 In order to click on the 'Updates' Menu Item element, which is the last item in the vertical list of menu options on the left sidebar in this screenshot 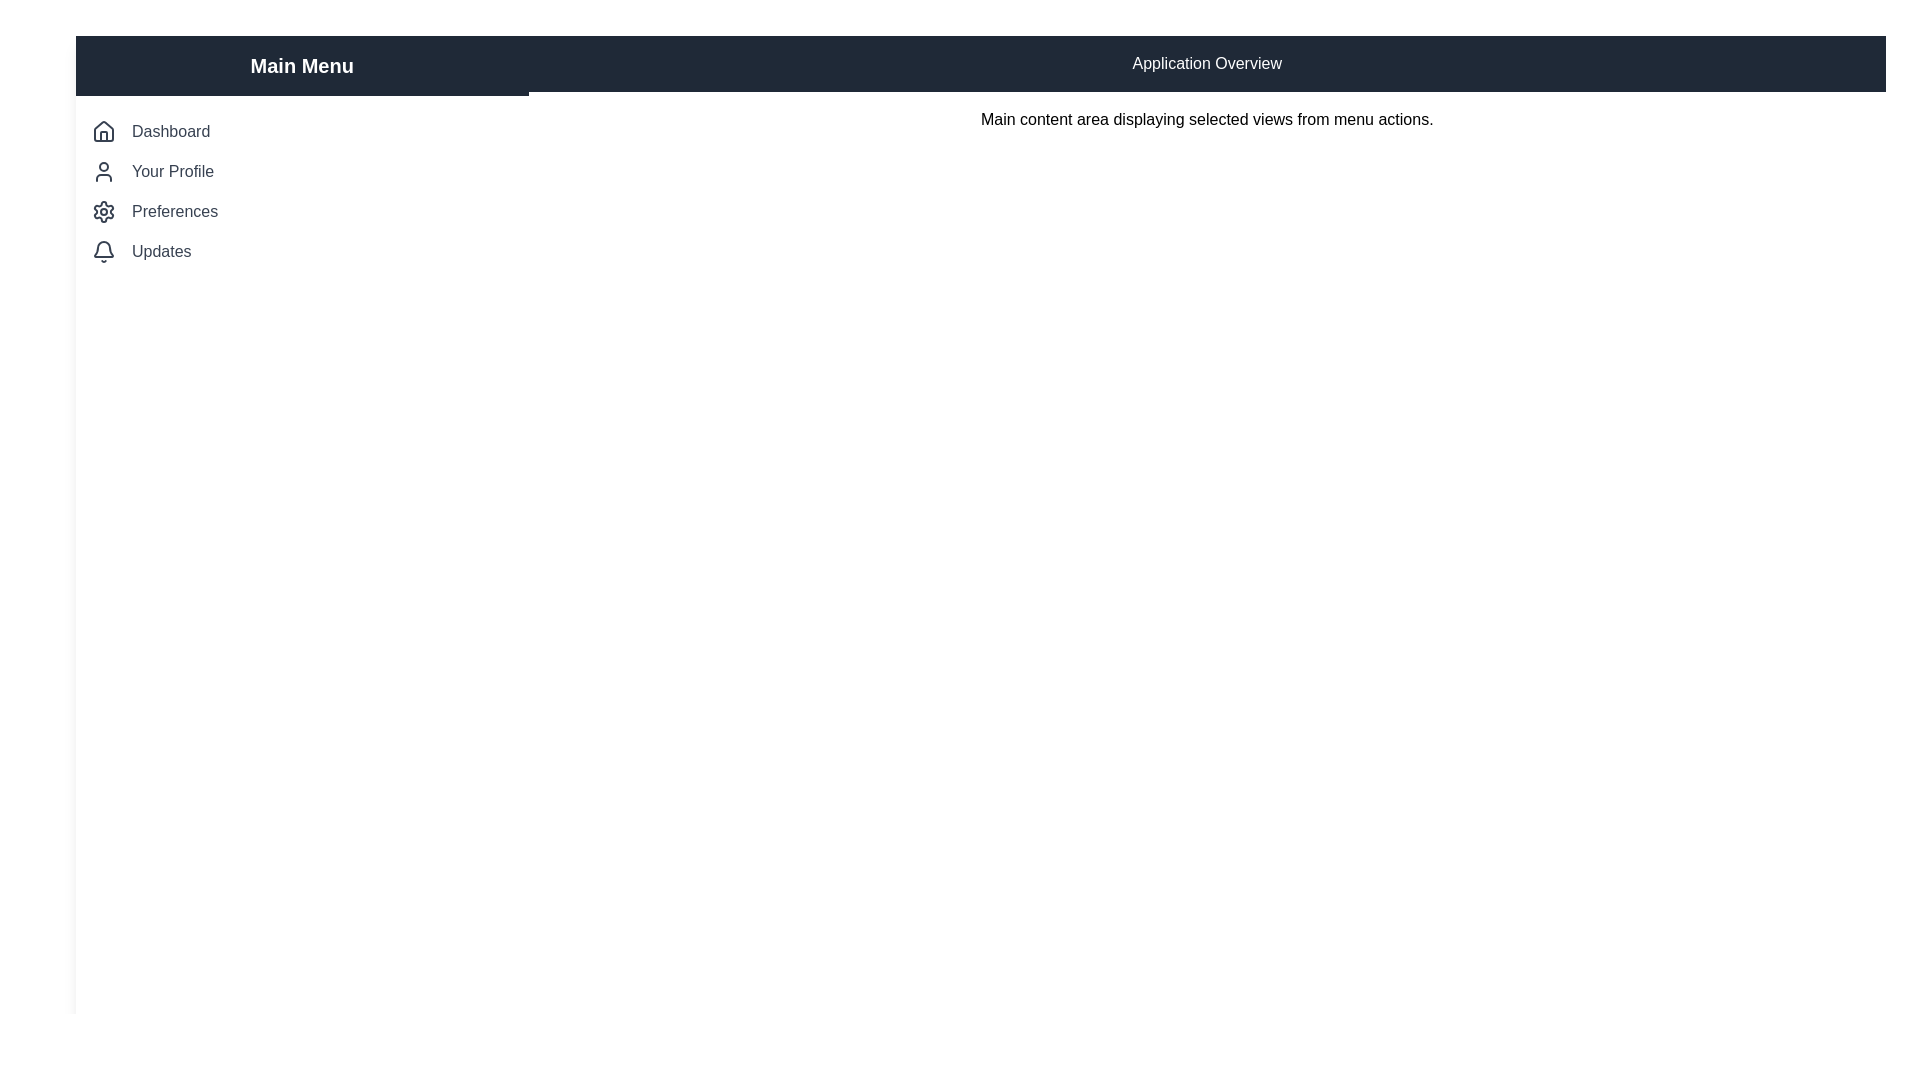, I will do `click(301, 250)`.